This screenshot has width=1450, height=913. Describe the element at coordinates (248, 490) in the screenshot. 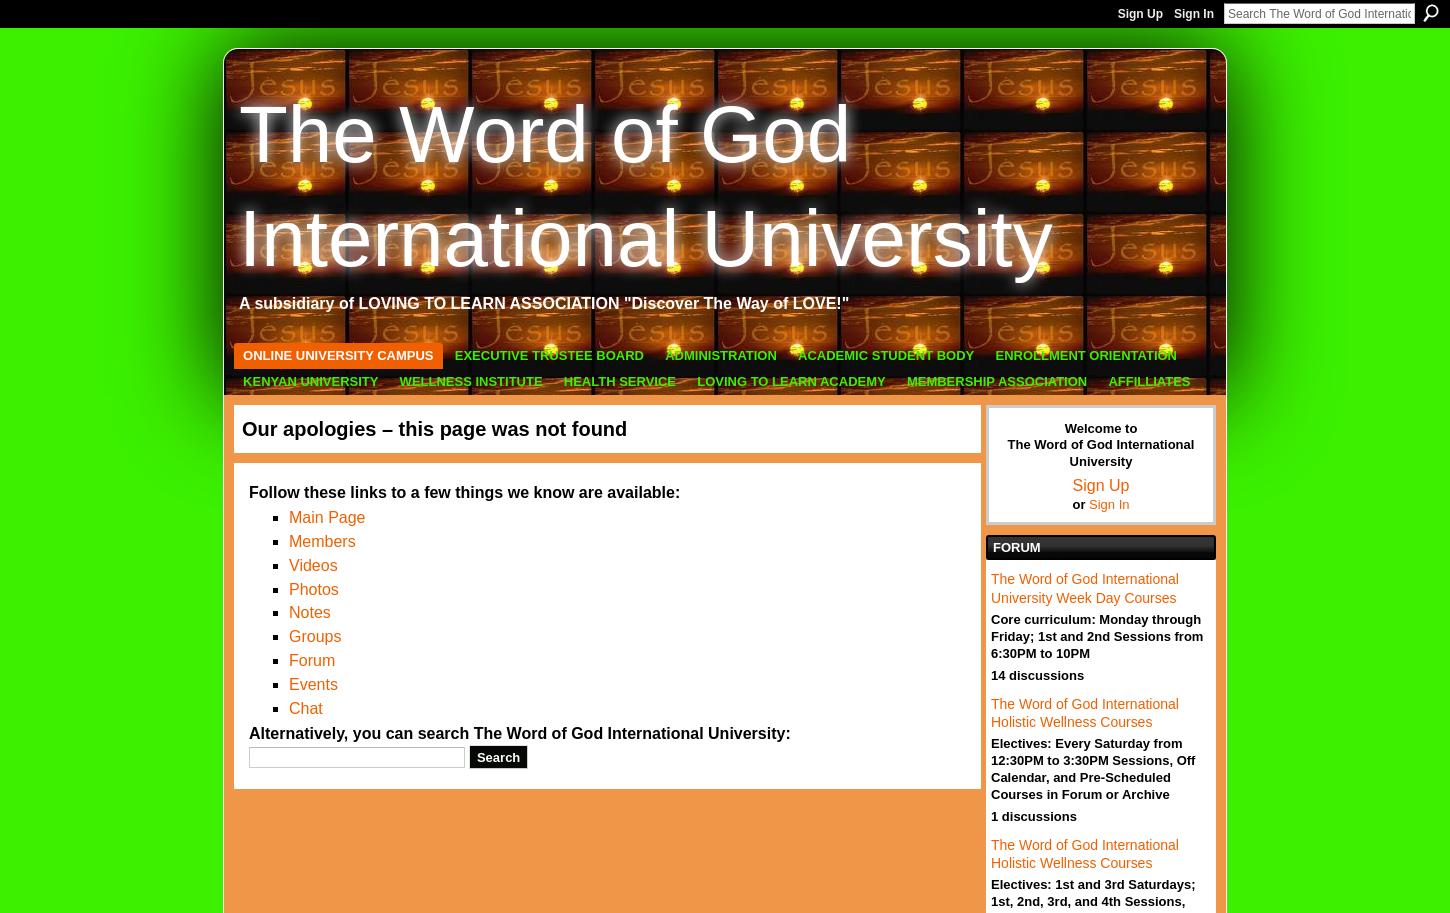

I see `'Follow these links to a few things we know are available:'` at that location.